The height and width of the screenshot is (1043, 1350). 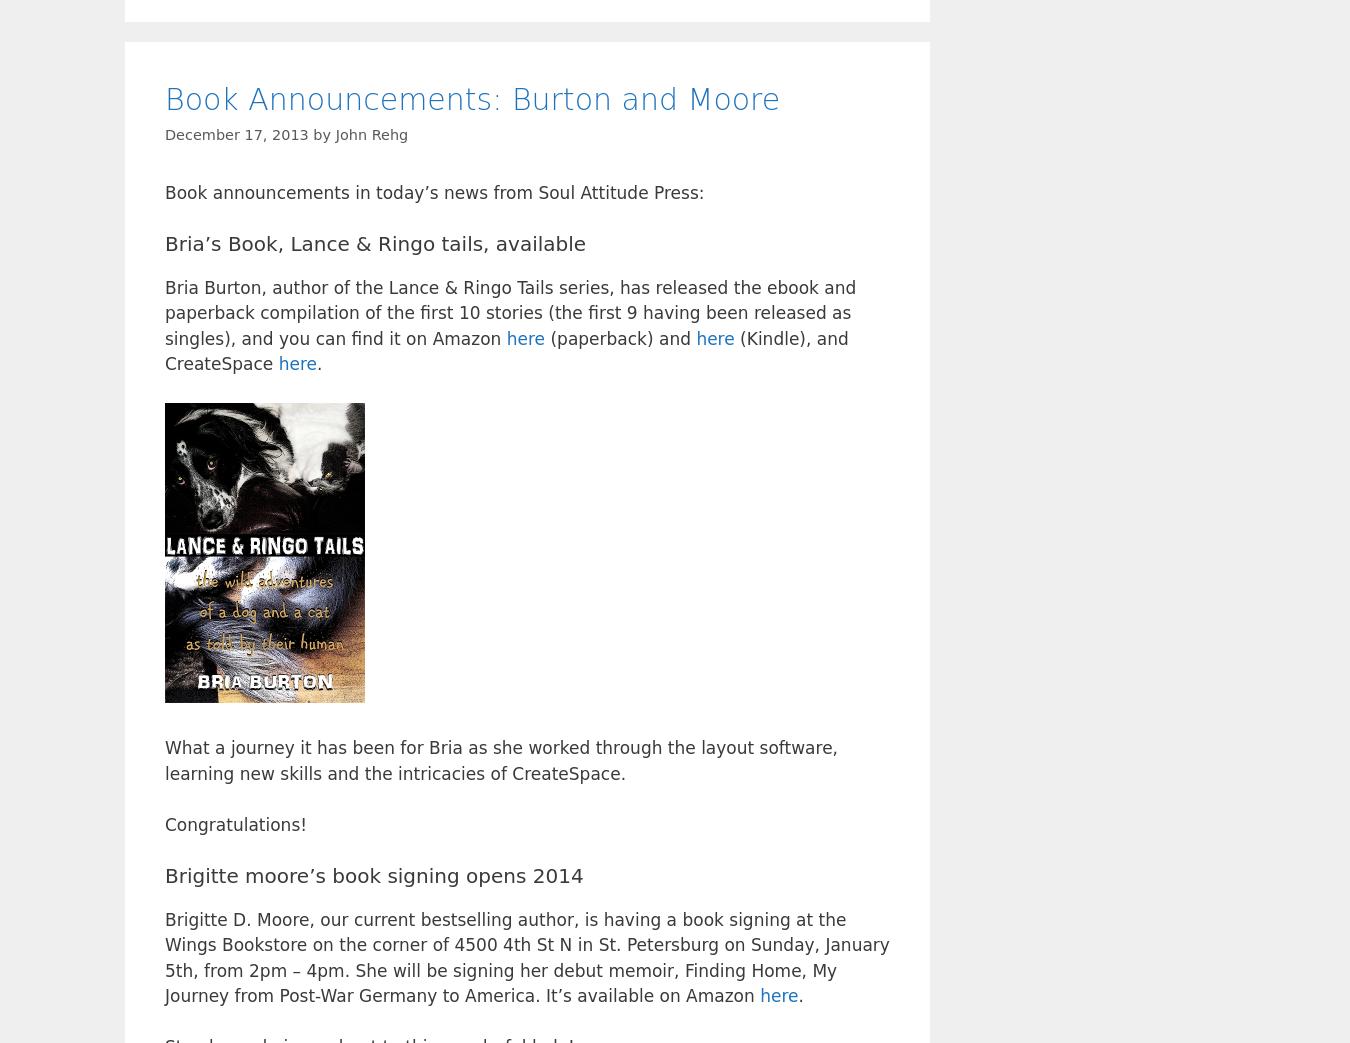 What do you see at coordinates (234, 823) in the screenshot?
I see `'Congratulations!'` at bounding box center [234, 823].